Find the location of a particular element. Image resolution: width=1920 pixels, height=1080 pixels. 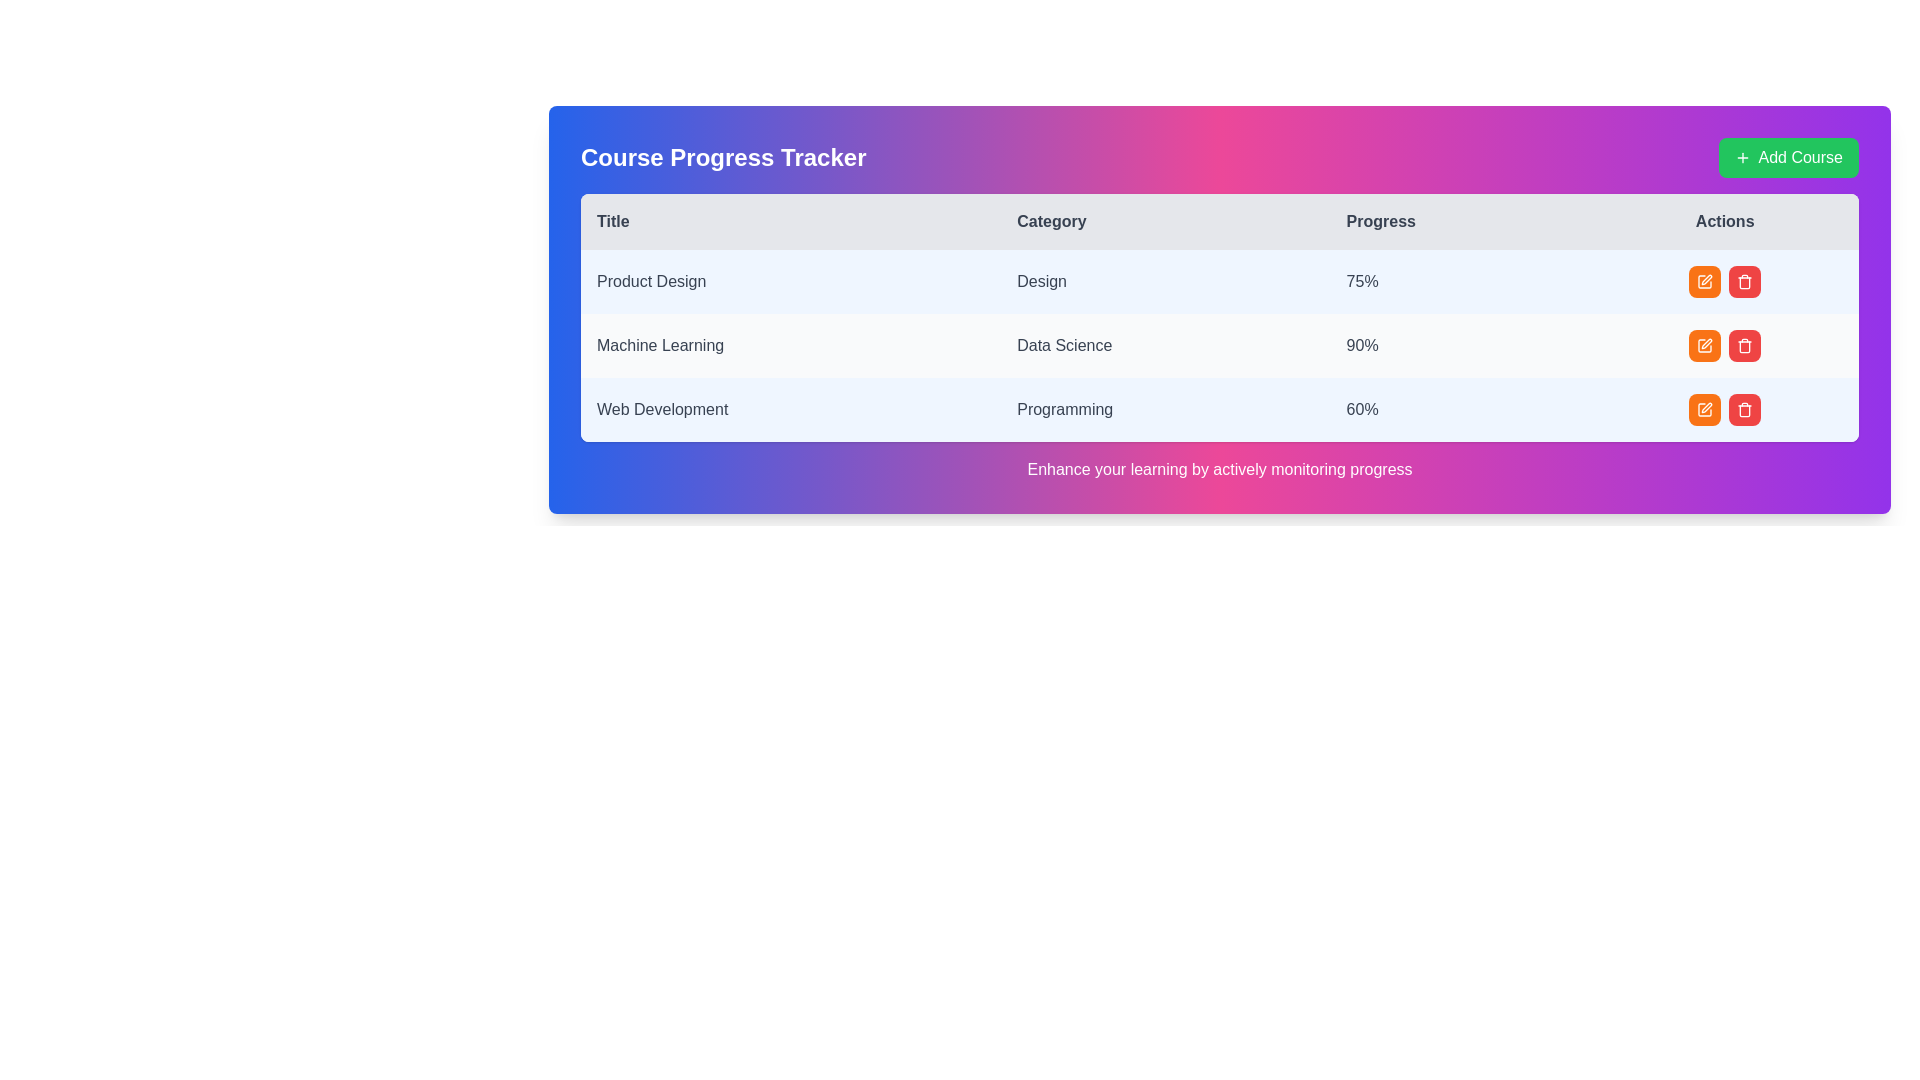

the delete button located in the 'Actions' column of the second row in the table is located at coordinates (1744, 345).